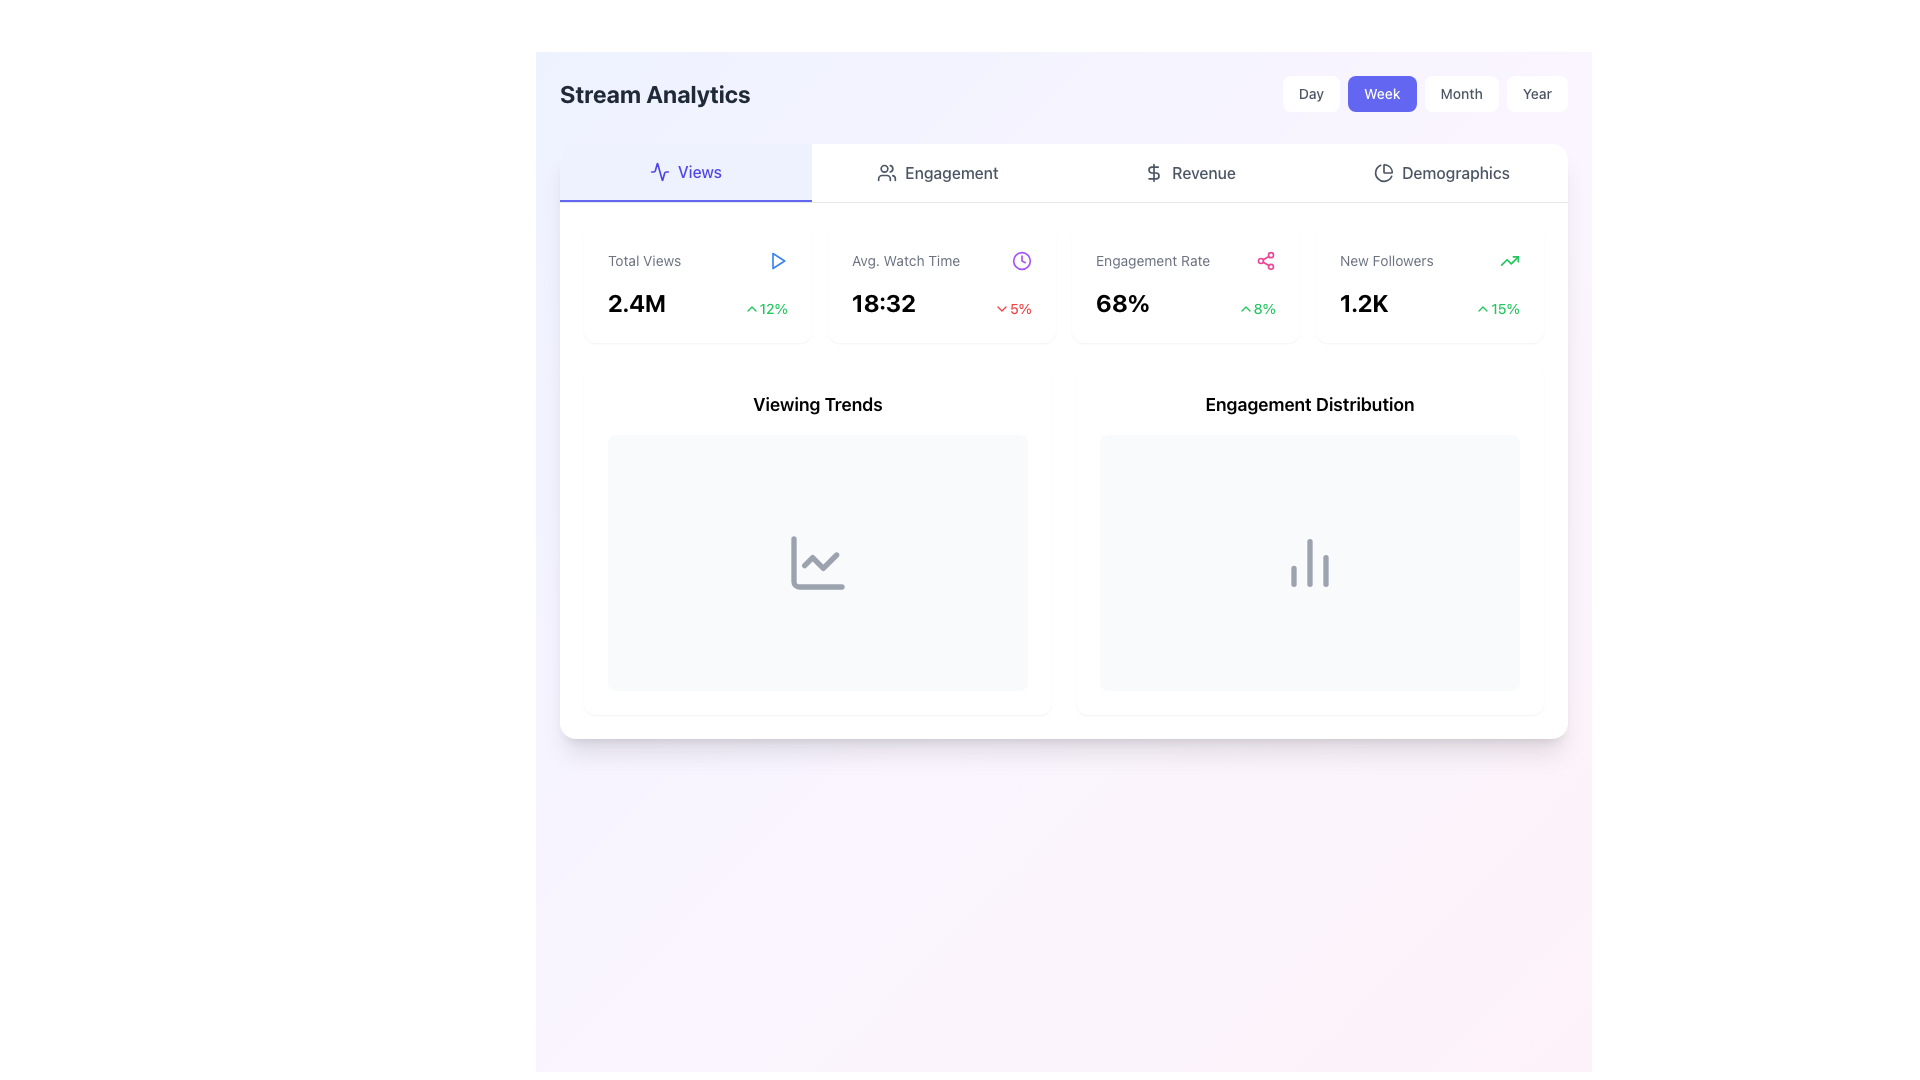  Describe the element at coordinates (1429, 260) in the screenshot. I see `text label 'New Followers' which is styled in gray font and positioned at the top-right section of the dashboard card` at that location.